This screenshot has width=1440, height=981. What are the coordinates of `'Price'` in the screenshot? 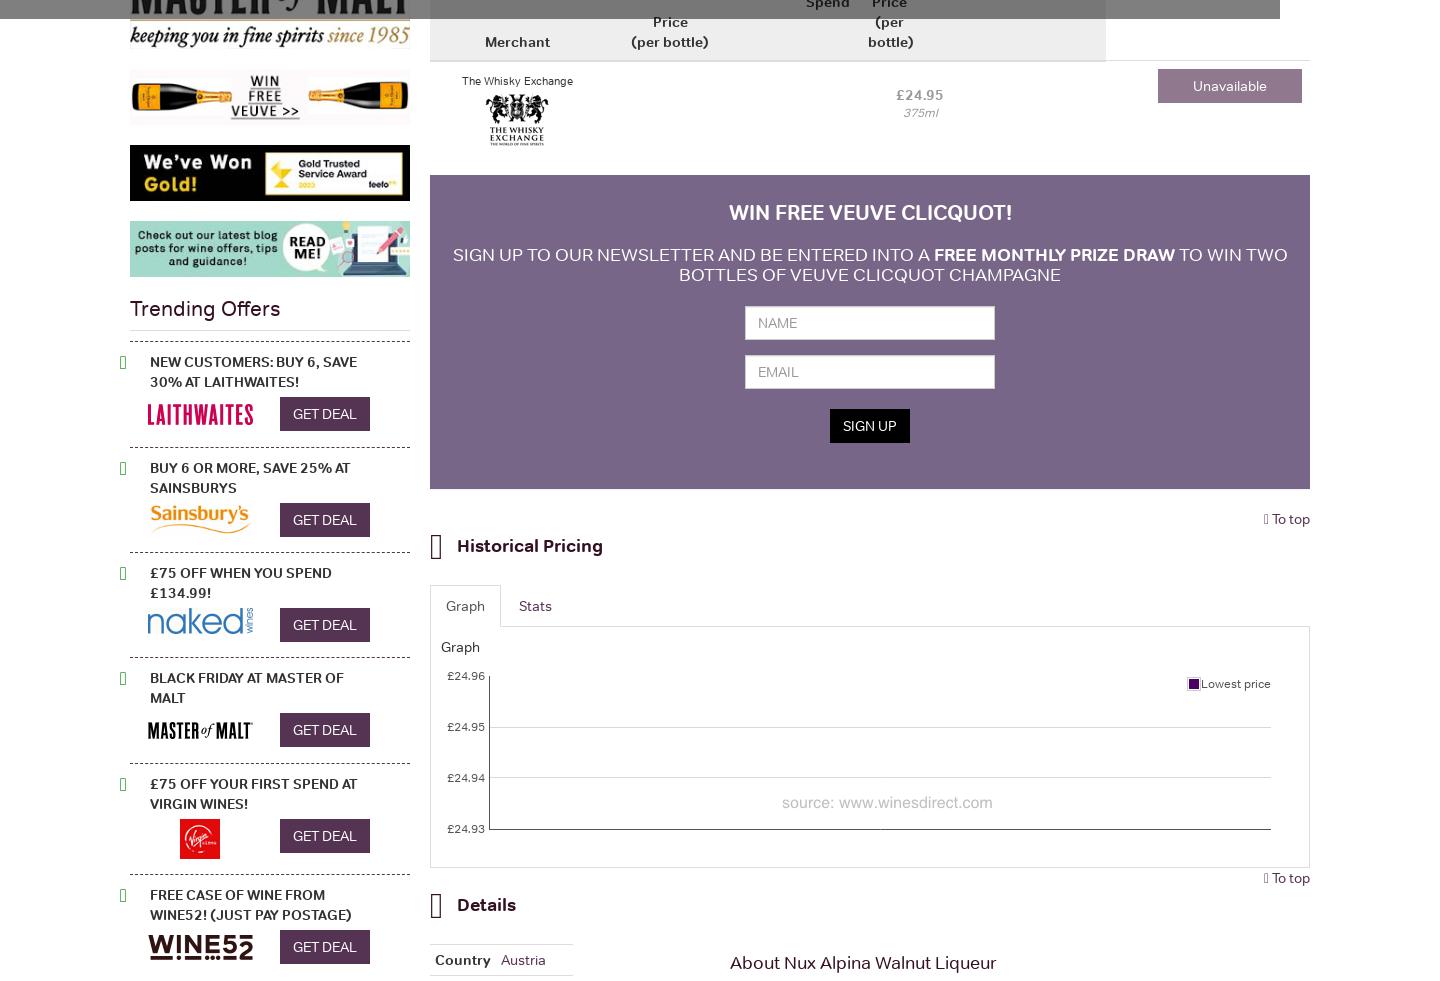 It's located at (669, 19).